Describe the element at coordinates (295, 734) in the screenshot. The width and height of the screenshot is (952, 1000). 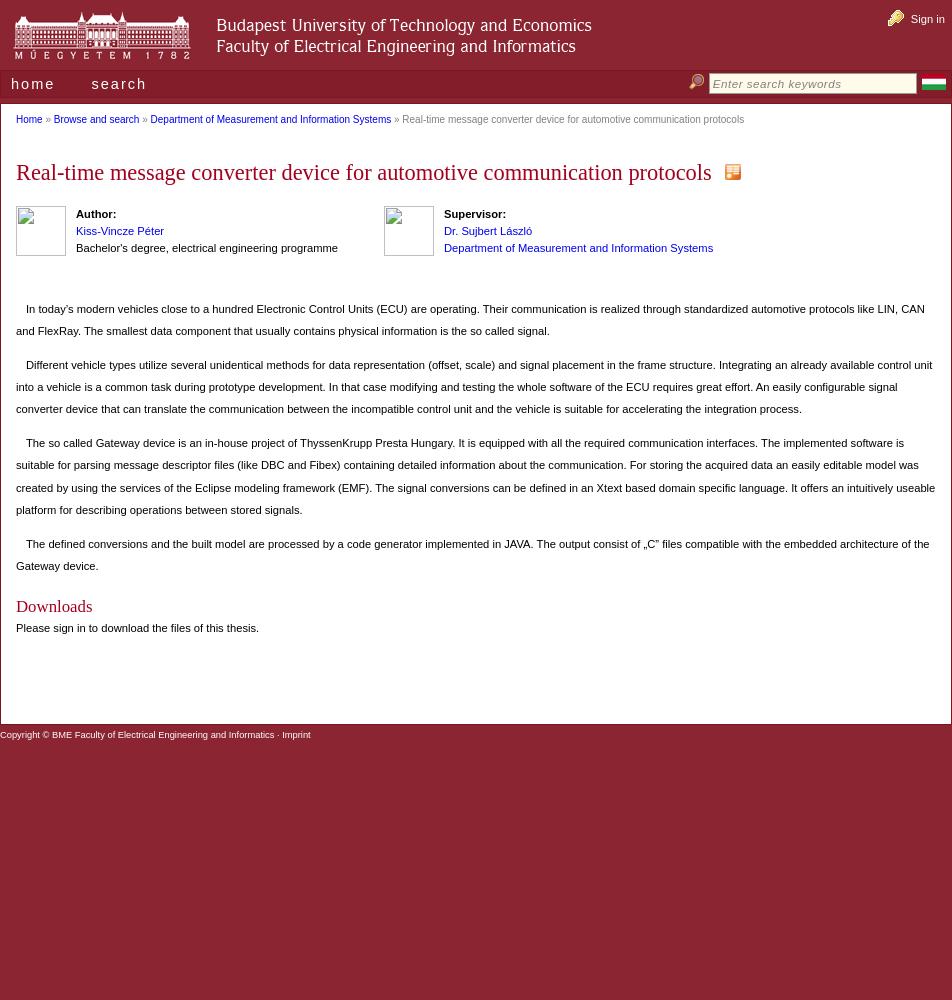
I see `'Imprint'` at that location.